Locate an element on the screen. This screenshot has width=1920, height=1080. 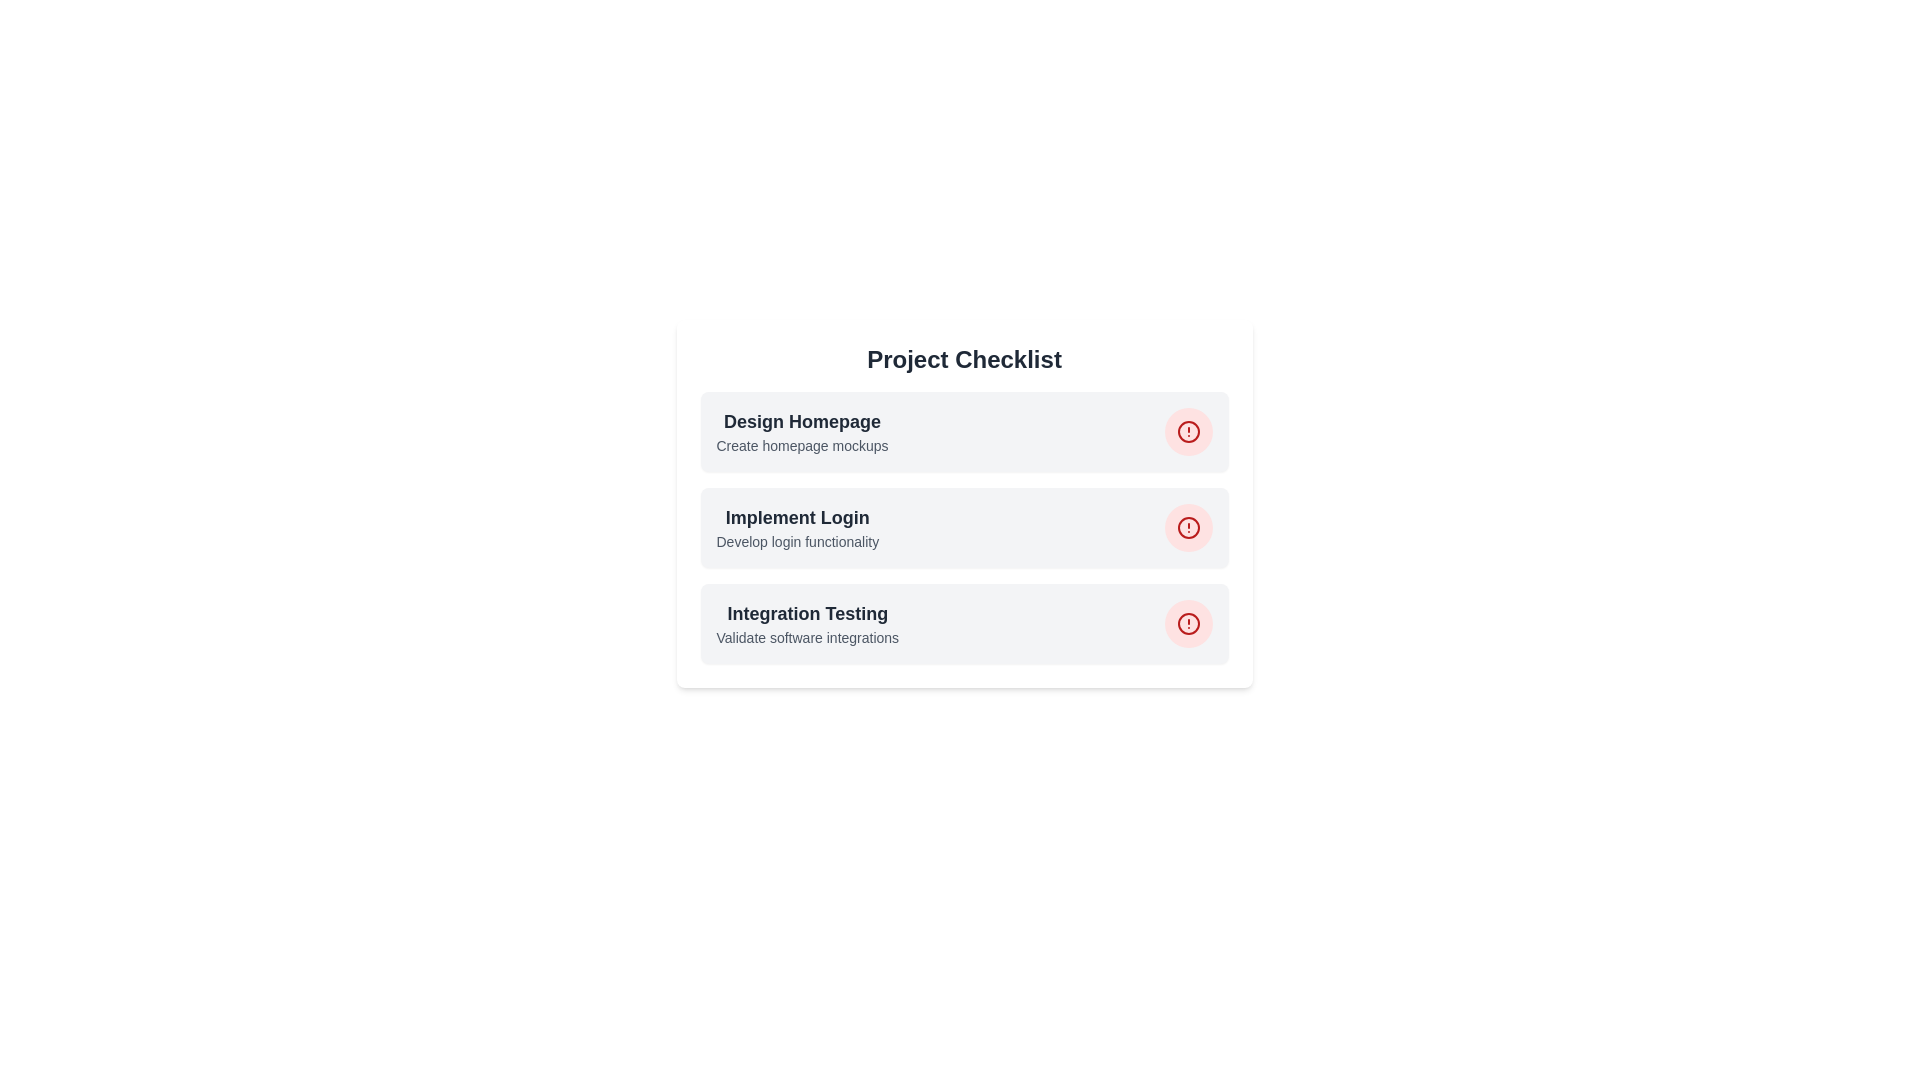
content displayed in the text element showing 'Develop login functionality', which is located below the heading 'Implement Login' is located at coordinates (796, 542).